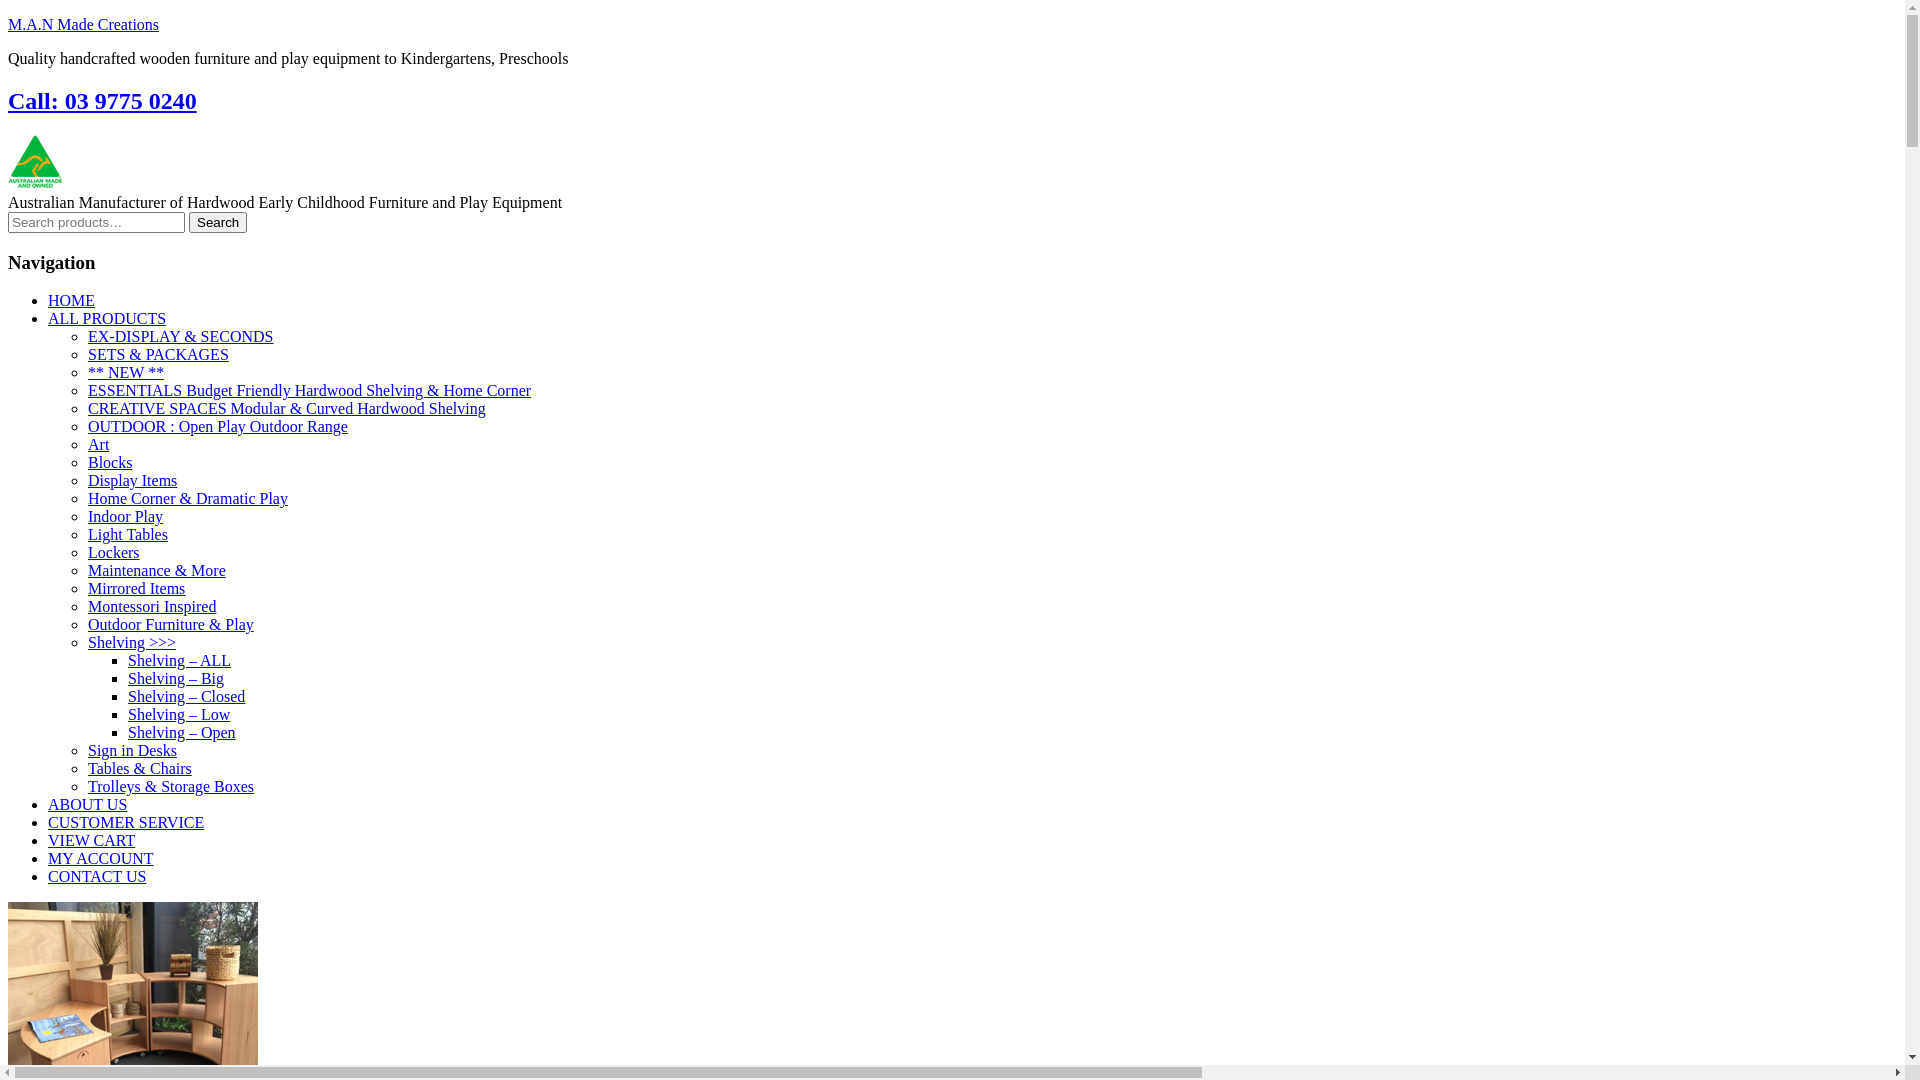 The height and width of the screenshot is (1080, 1920). I want to click on 'Call: 03 9775 0240', so click(101, 100).